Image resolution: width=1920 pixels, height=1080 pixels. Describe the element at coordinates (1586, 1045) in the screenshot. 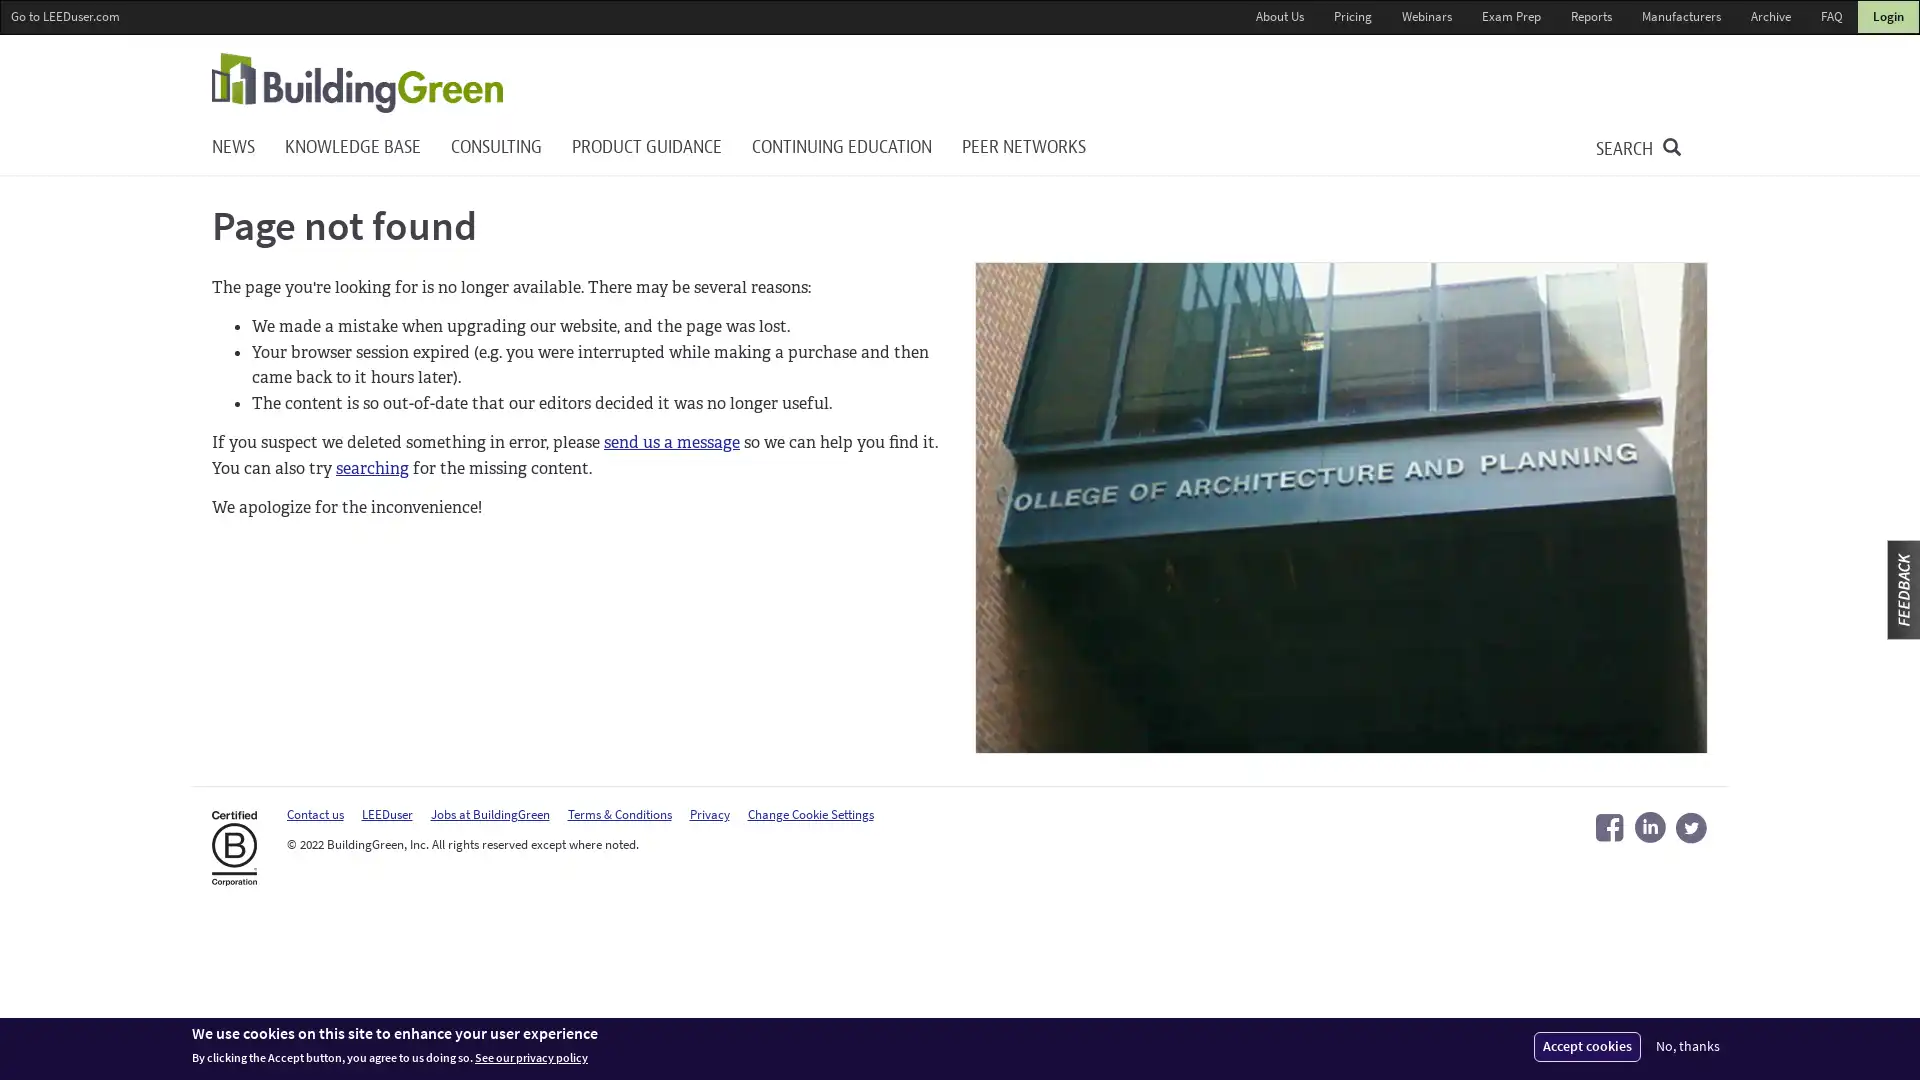

I see `Accept cookies` at that location.